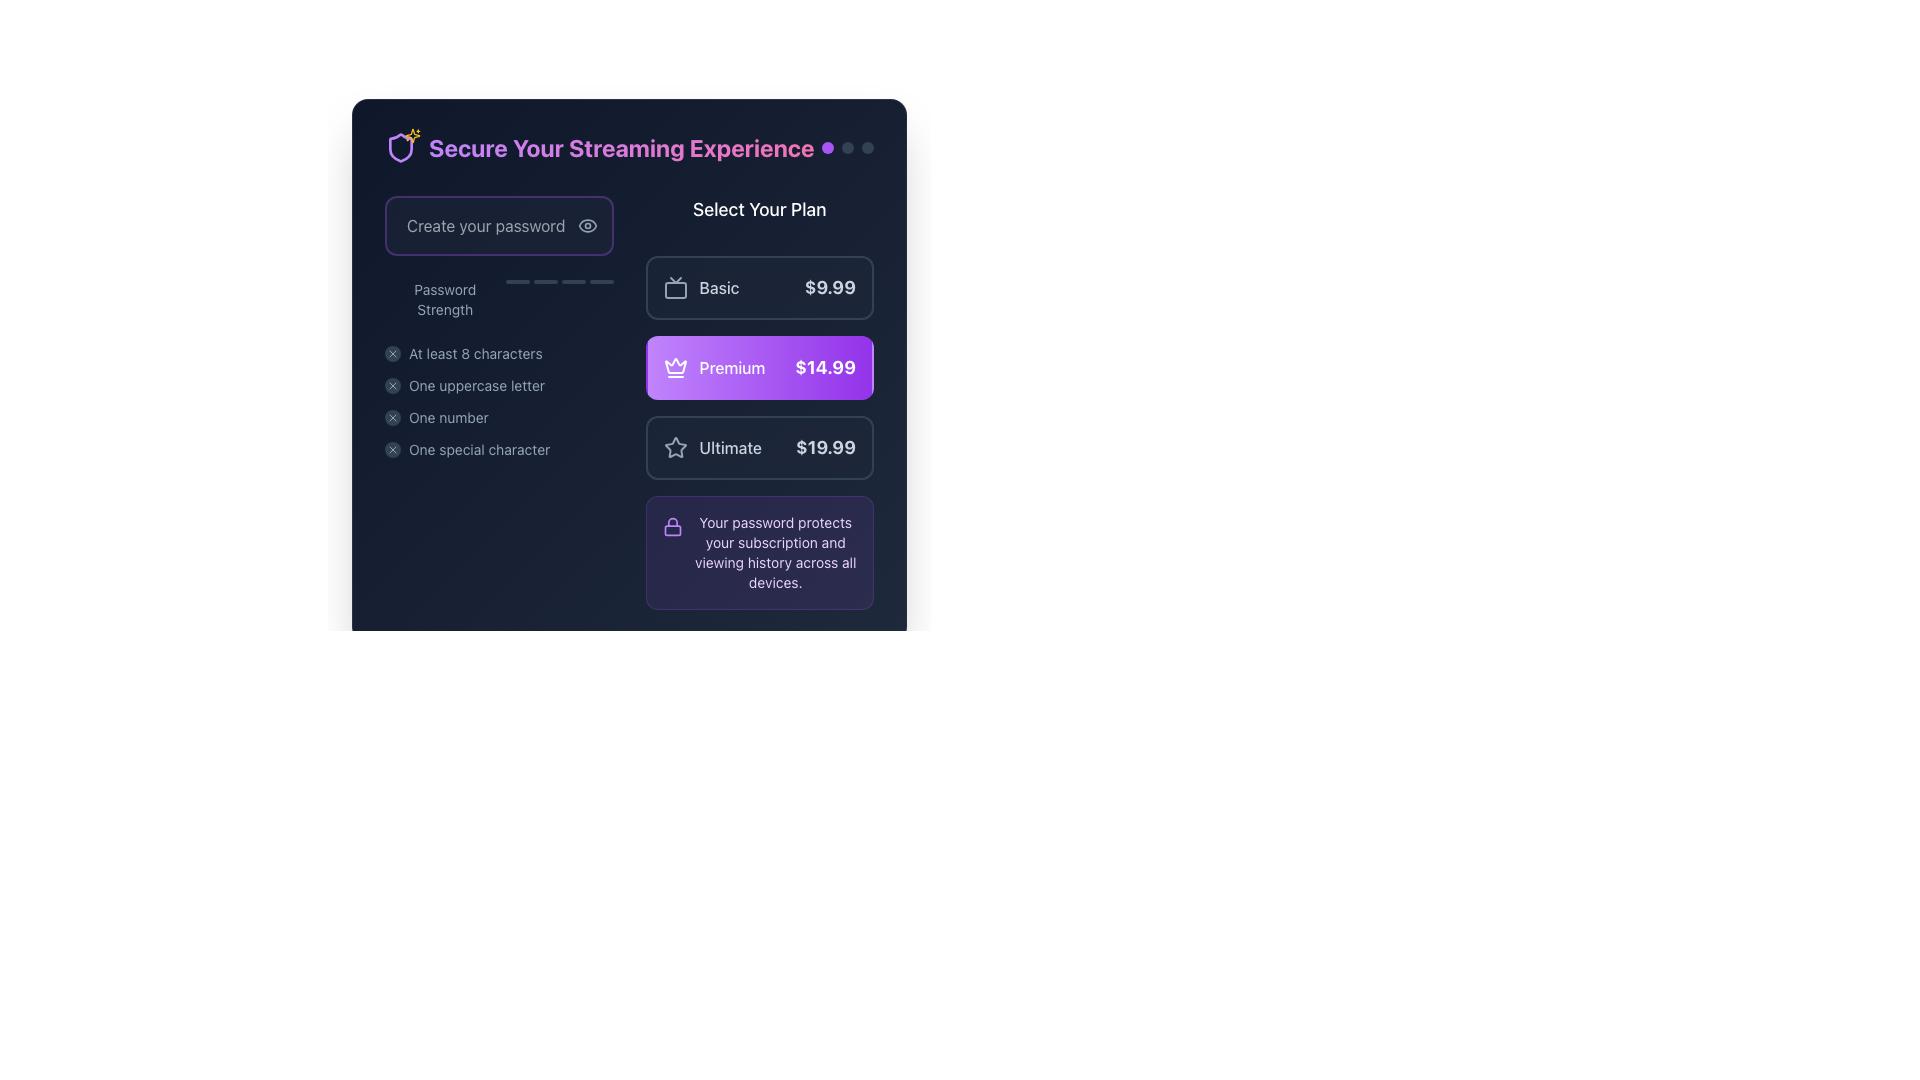  I want to click on the text label displaying 'Your password protects your subscription and viewing history across all devices.' which is styled with light purple text on a dark background, located in the bottom-right quadrant of the interface, so click(774, 552).